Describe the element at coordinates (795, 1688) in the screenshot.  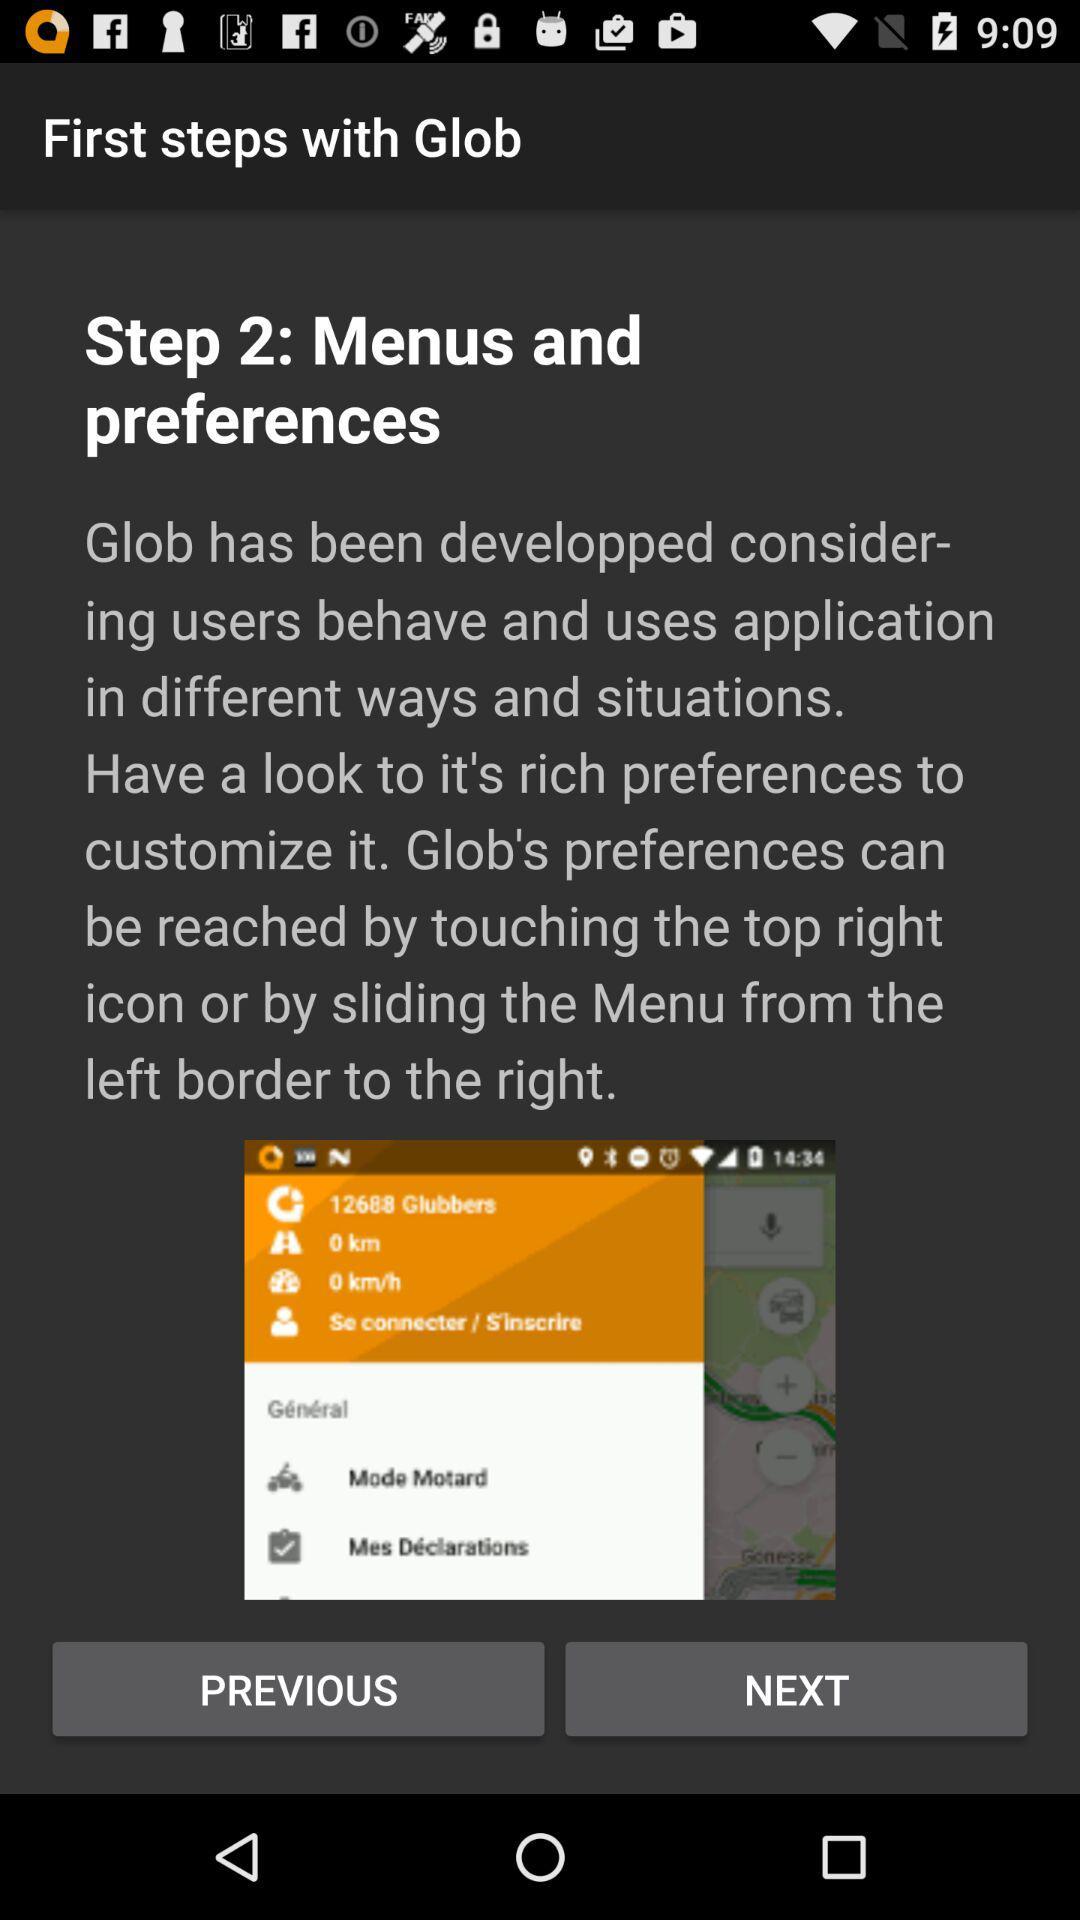
I see `the item at the bottom right corner` at that location.